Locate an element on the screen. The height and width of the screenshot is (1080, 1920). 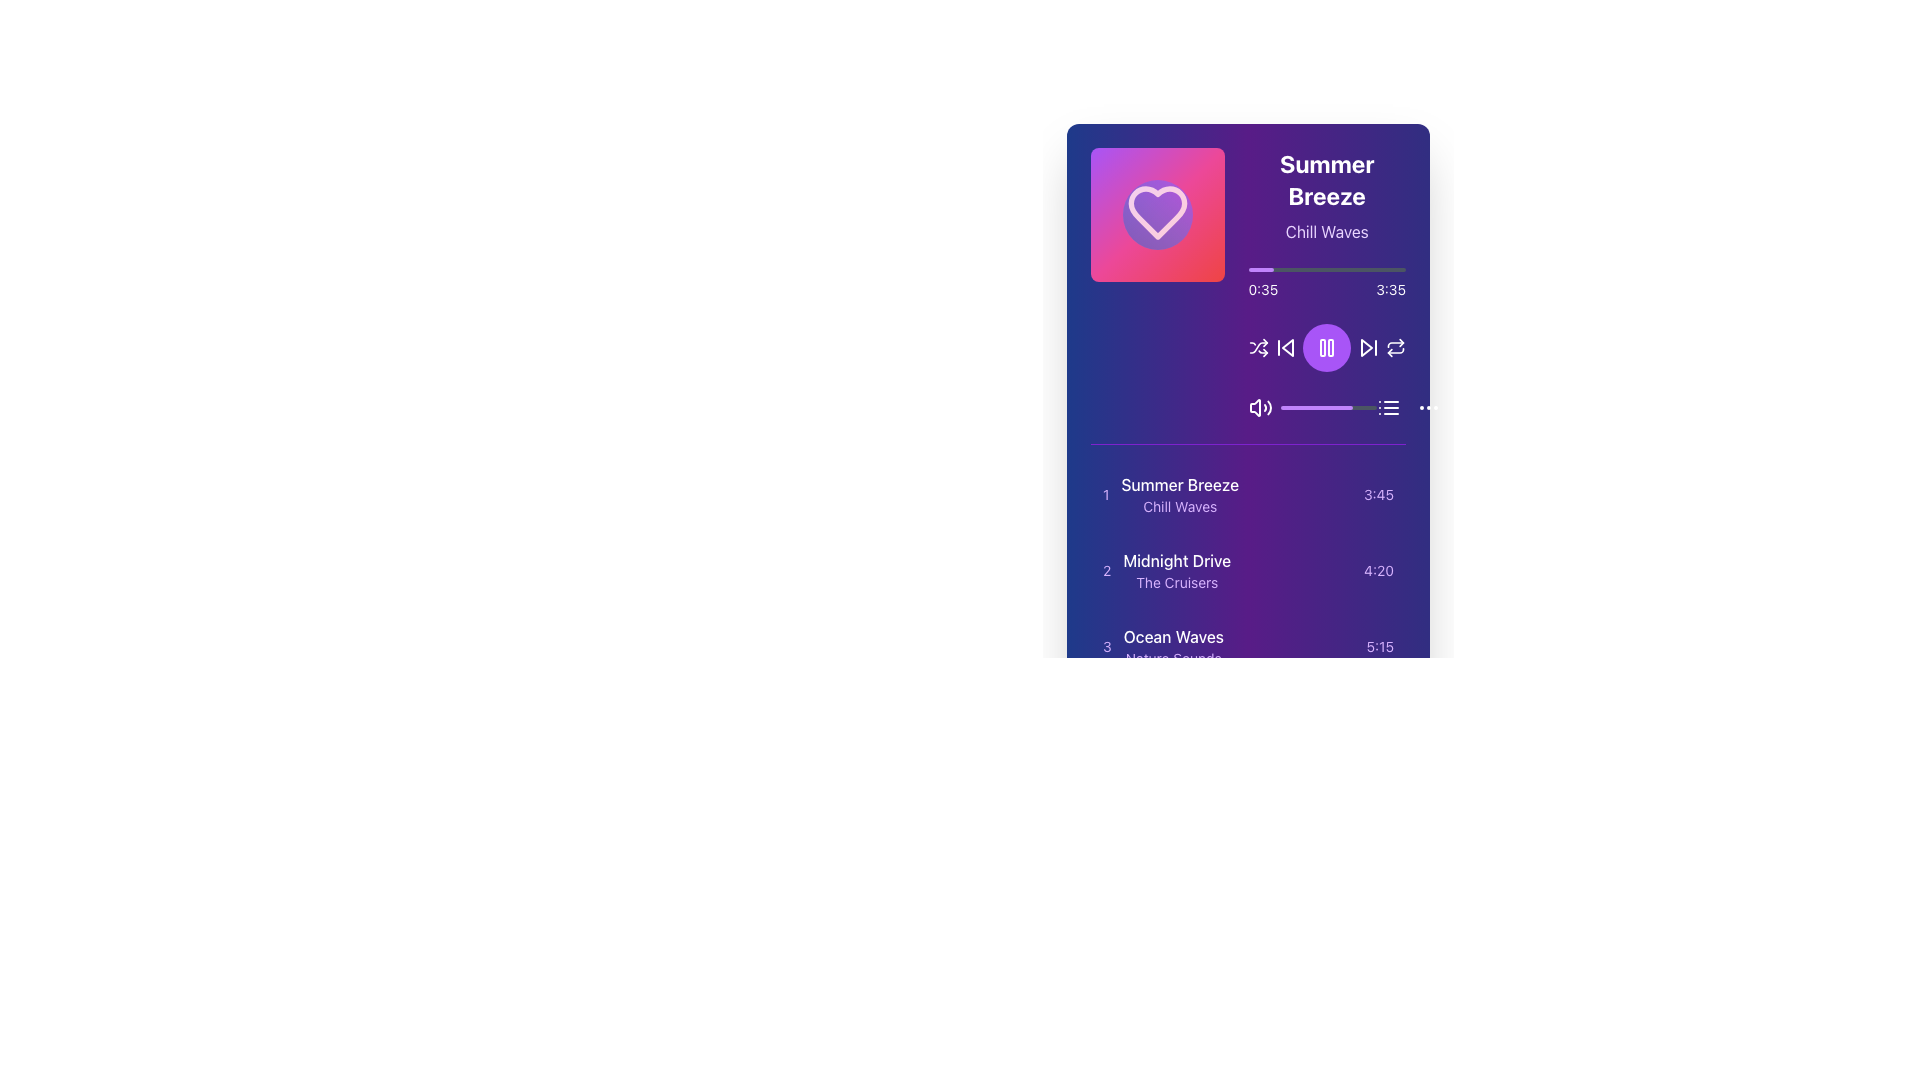
the triangular arrow icon located to the left of the vertical line to skip to the previous media item in the playlist is located at coordinates (1287, 346).